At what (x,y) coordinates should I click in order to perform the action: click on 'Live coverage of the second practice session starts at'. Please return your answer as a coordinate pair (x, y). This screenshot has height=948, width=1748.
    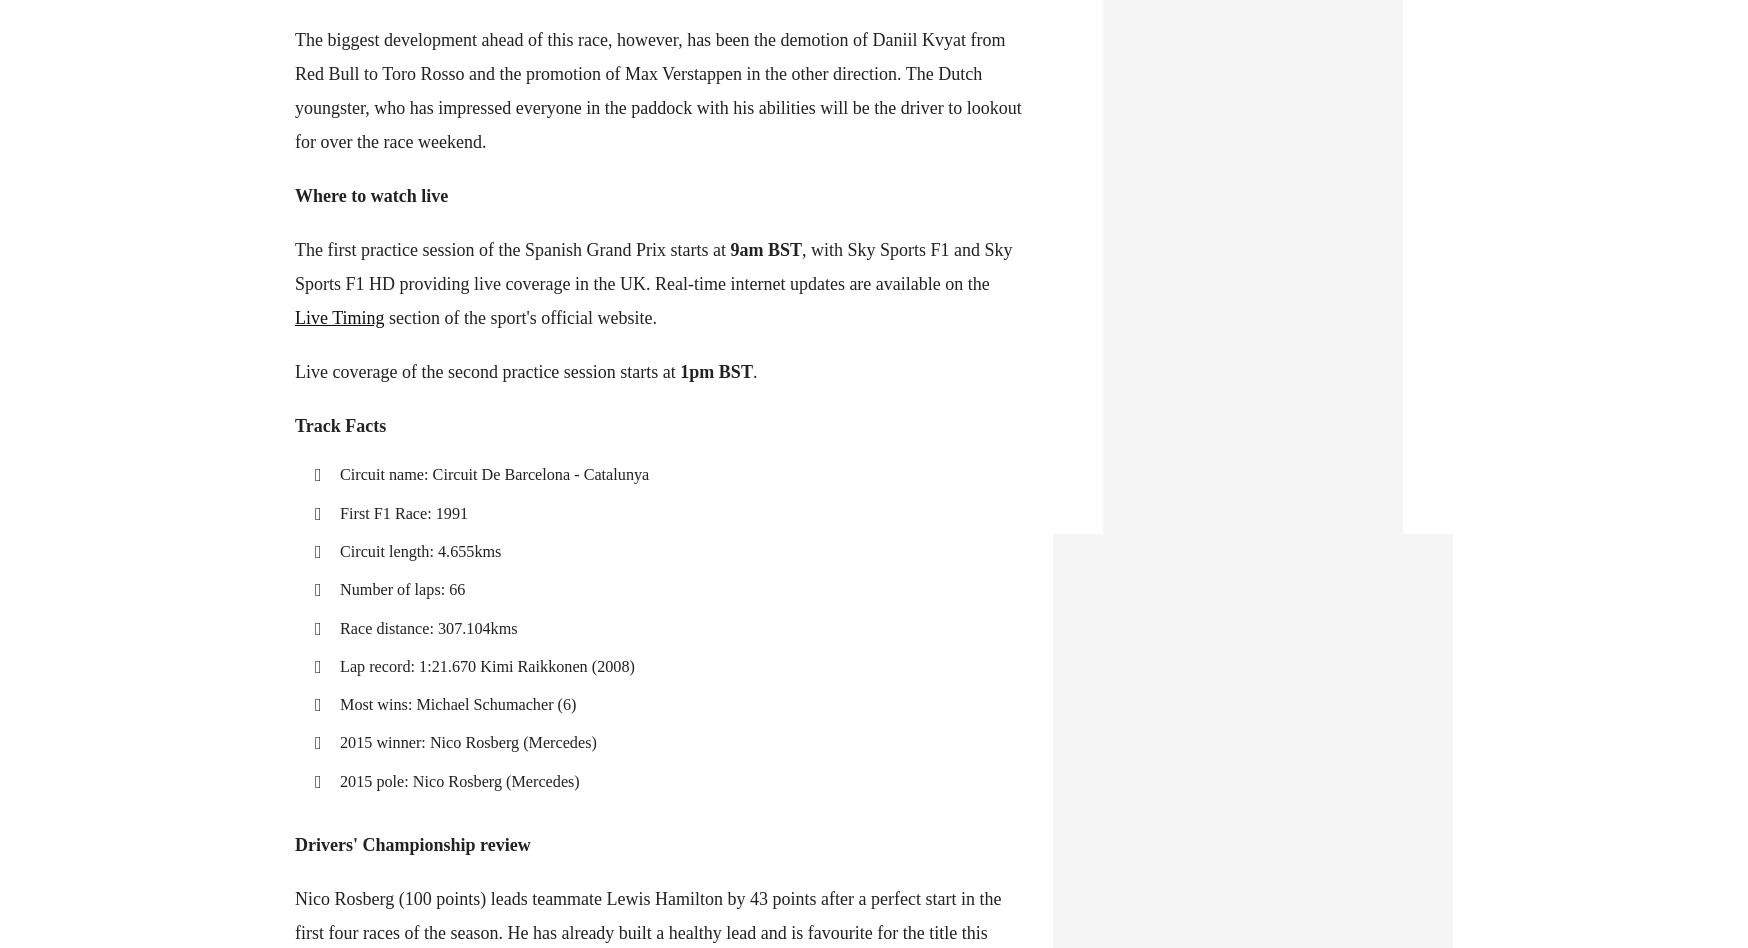
    Looking at the image, I should click on (486, 370).